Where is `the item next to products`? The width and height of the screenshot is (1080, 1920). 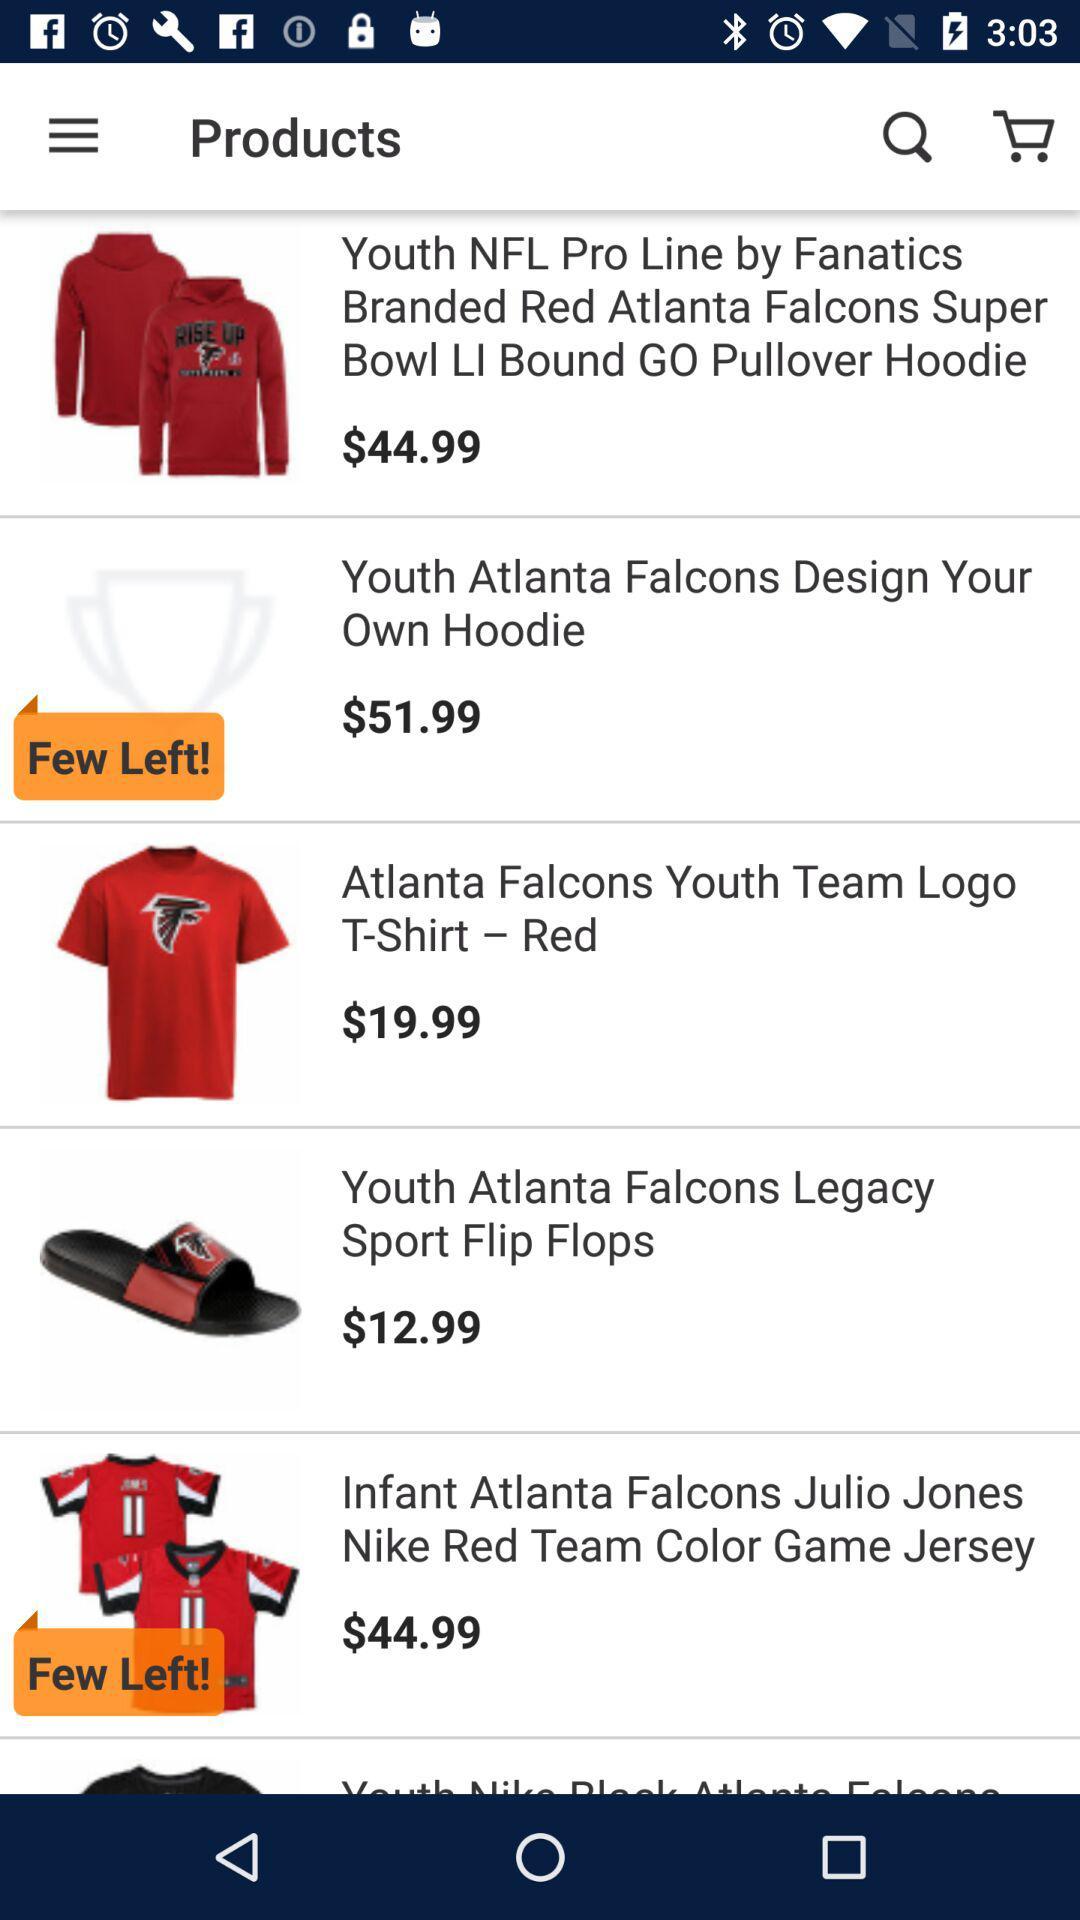 the item next to products is located at coordinates (906, 135).